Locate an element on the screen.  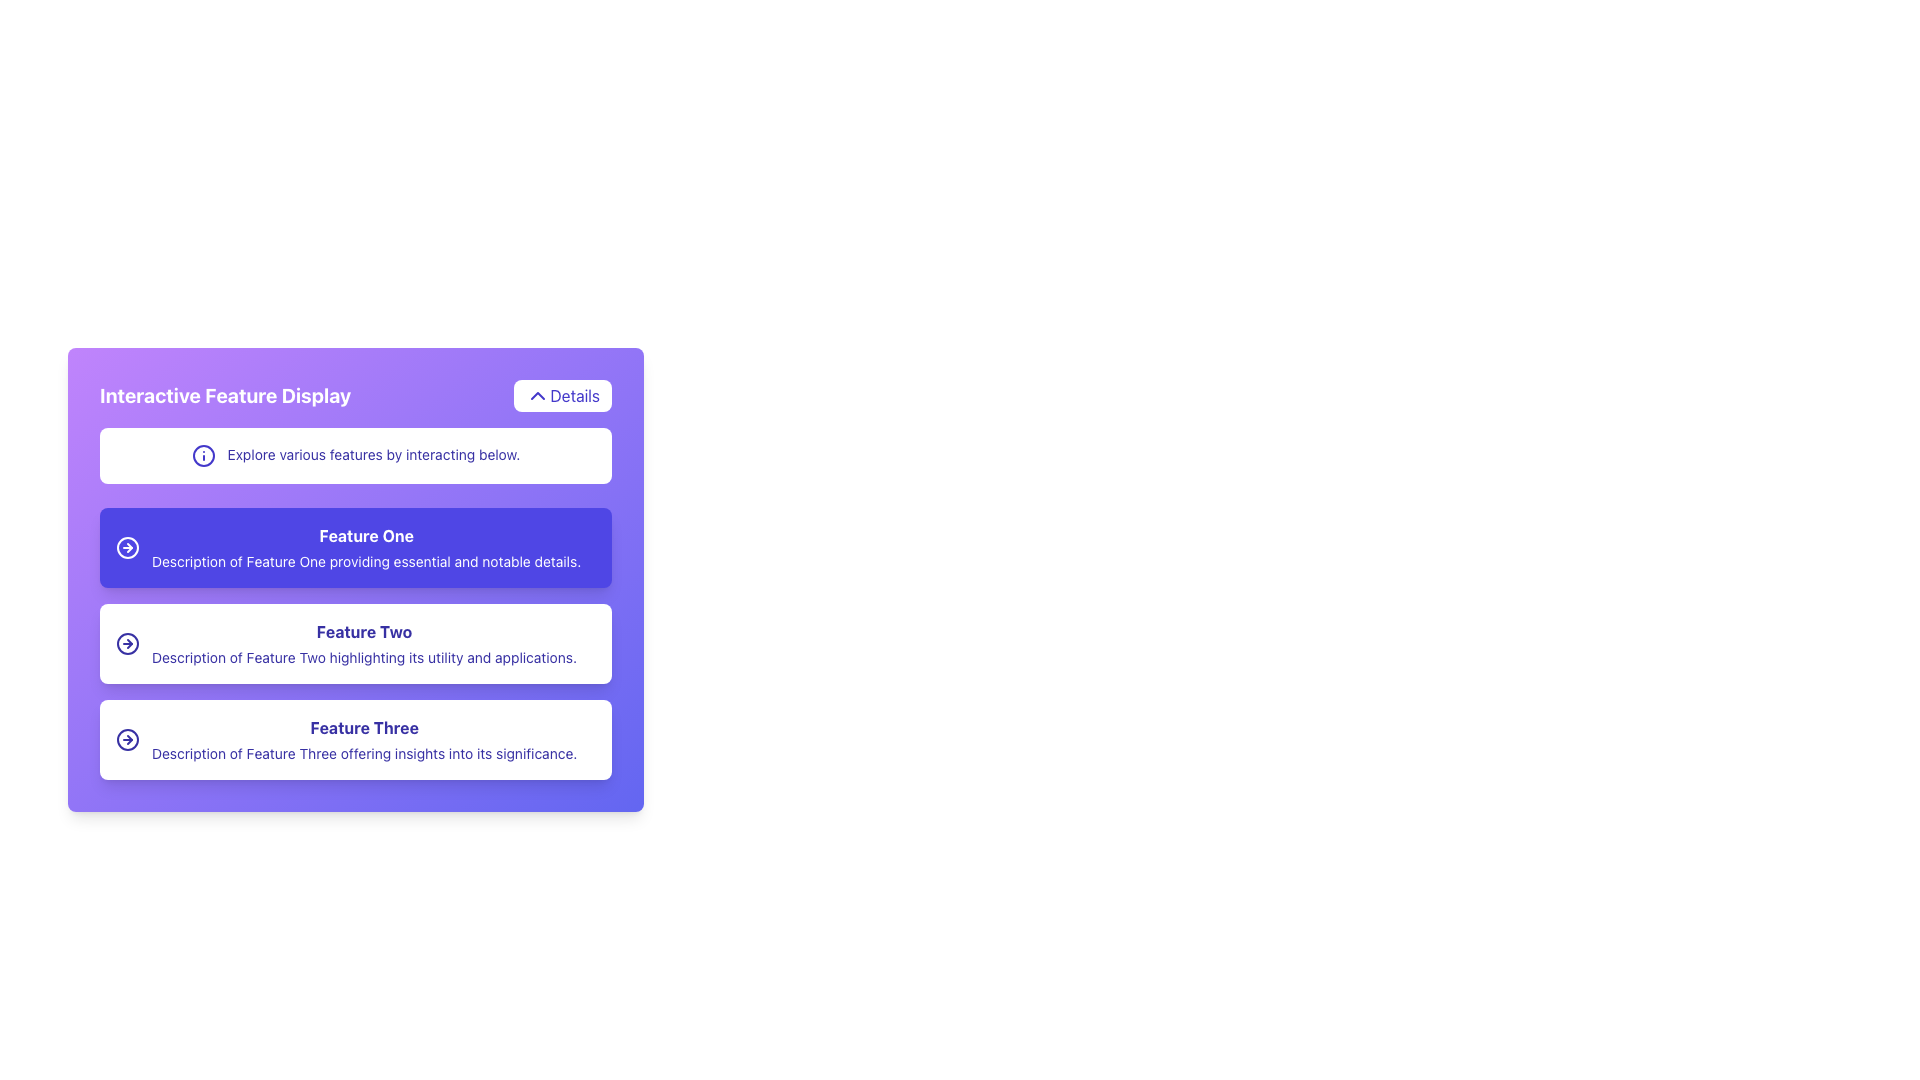
the rightward-pointing arrow icon within a circular stroke, located to the left of the text 'Feature Two' in the interface is located at coordinates (127, 644).